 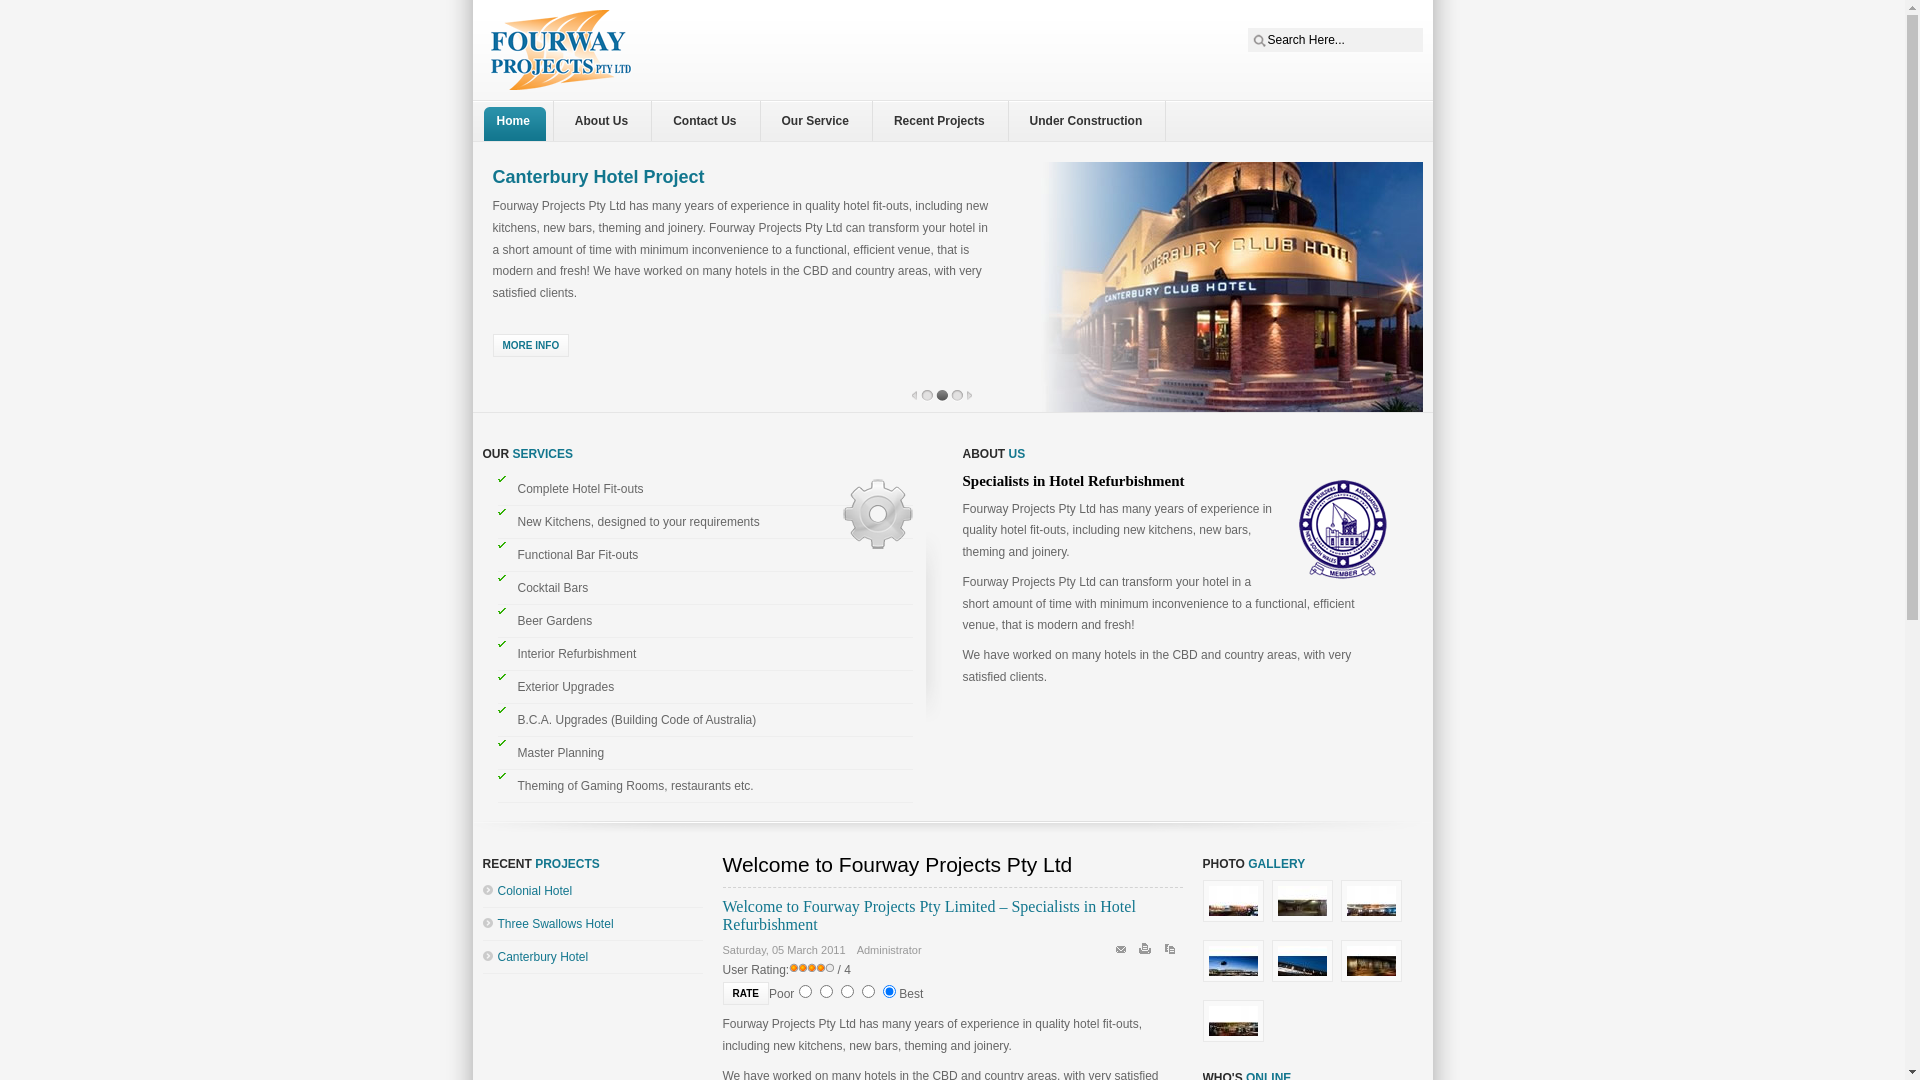 What do you see at coordinates (743, 993) in the screenshot?
I see `'Rate'` at bounding box center [743, 993].